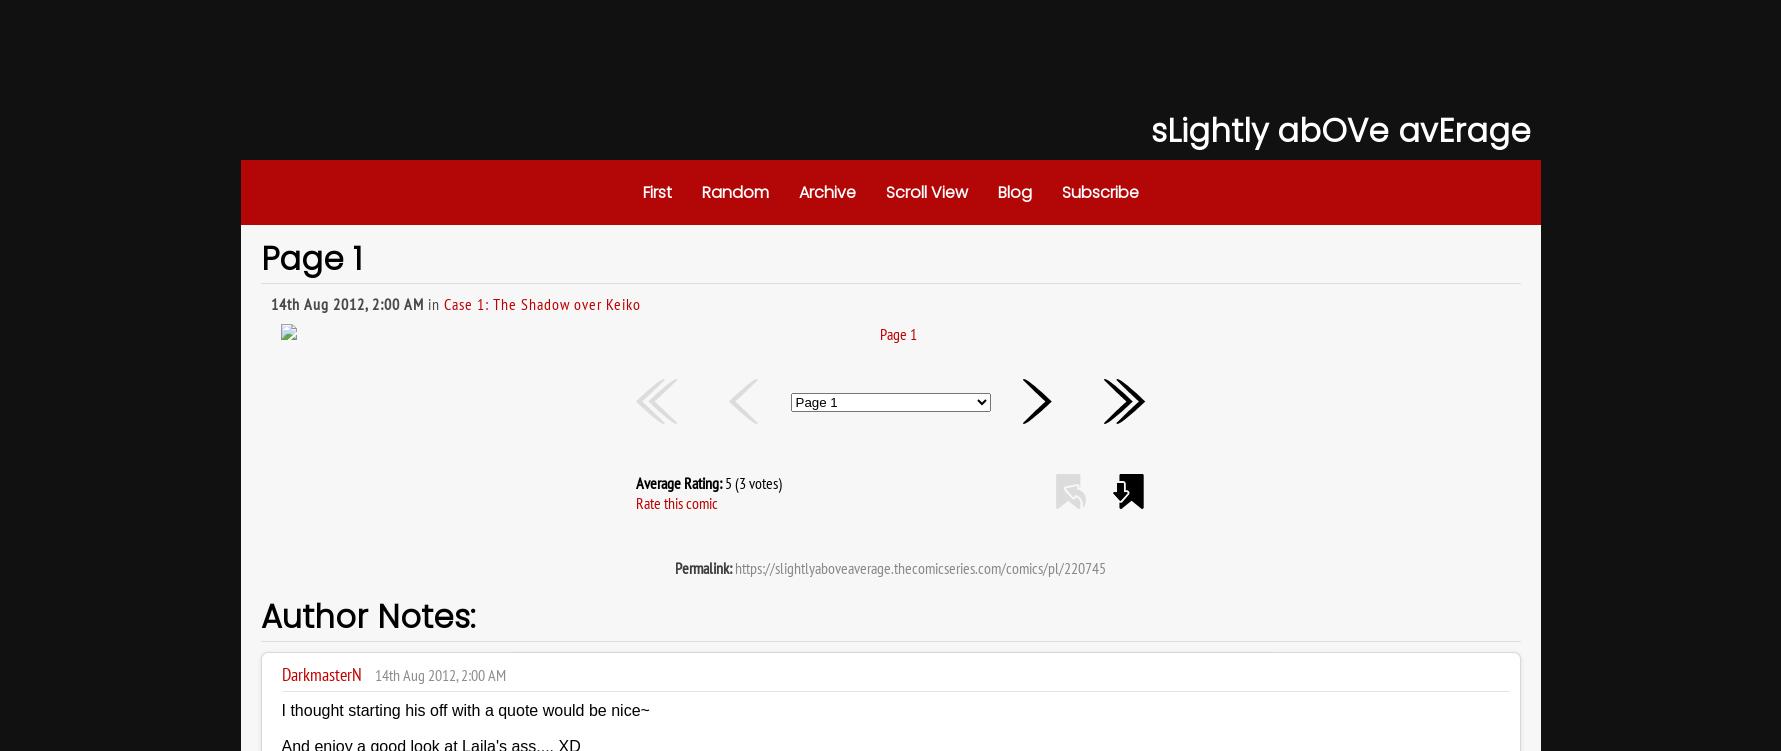 This screenshot has width=1781, height=751. Describe the element at coordinates (727, 482) in the screenshot. I see `'5'` at that location.